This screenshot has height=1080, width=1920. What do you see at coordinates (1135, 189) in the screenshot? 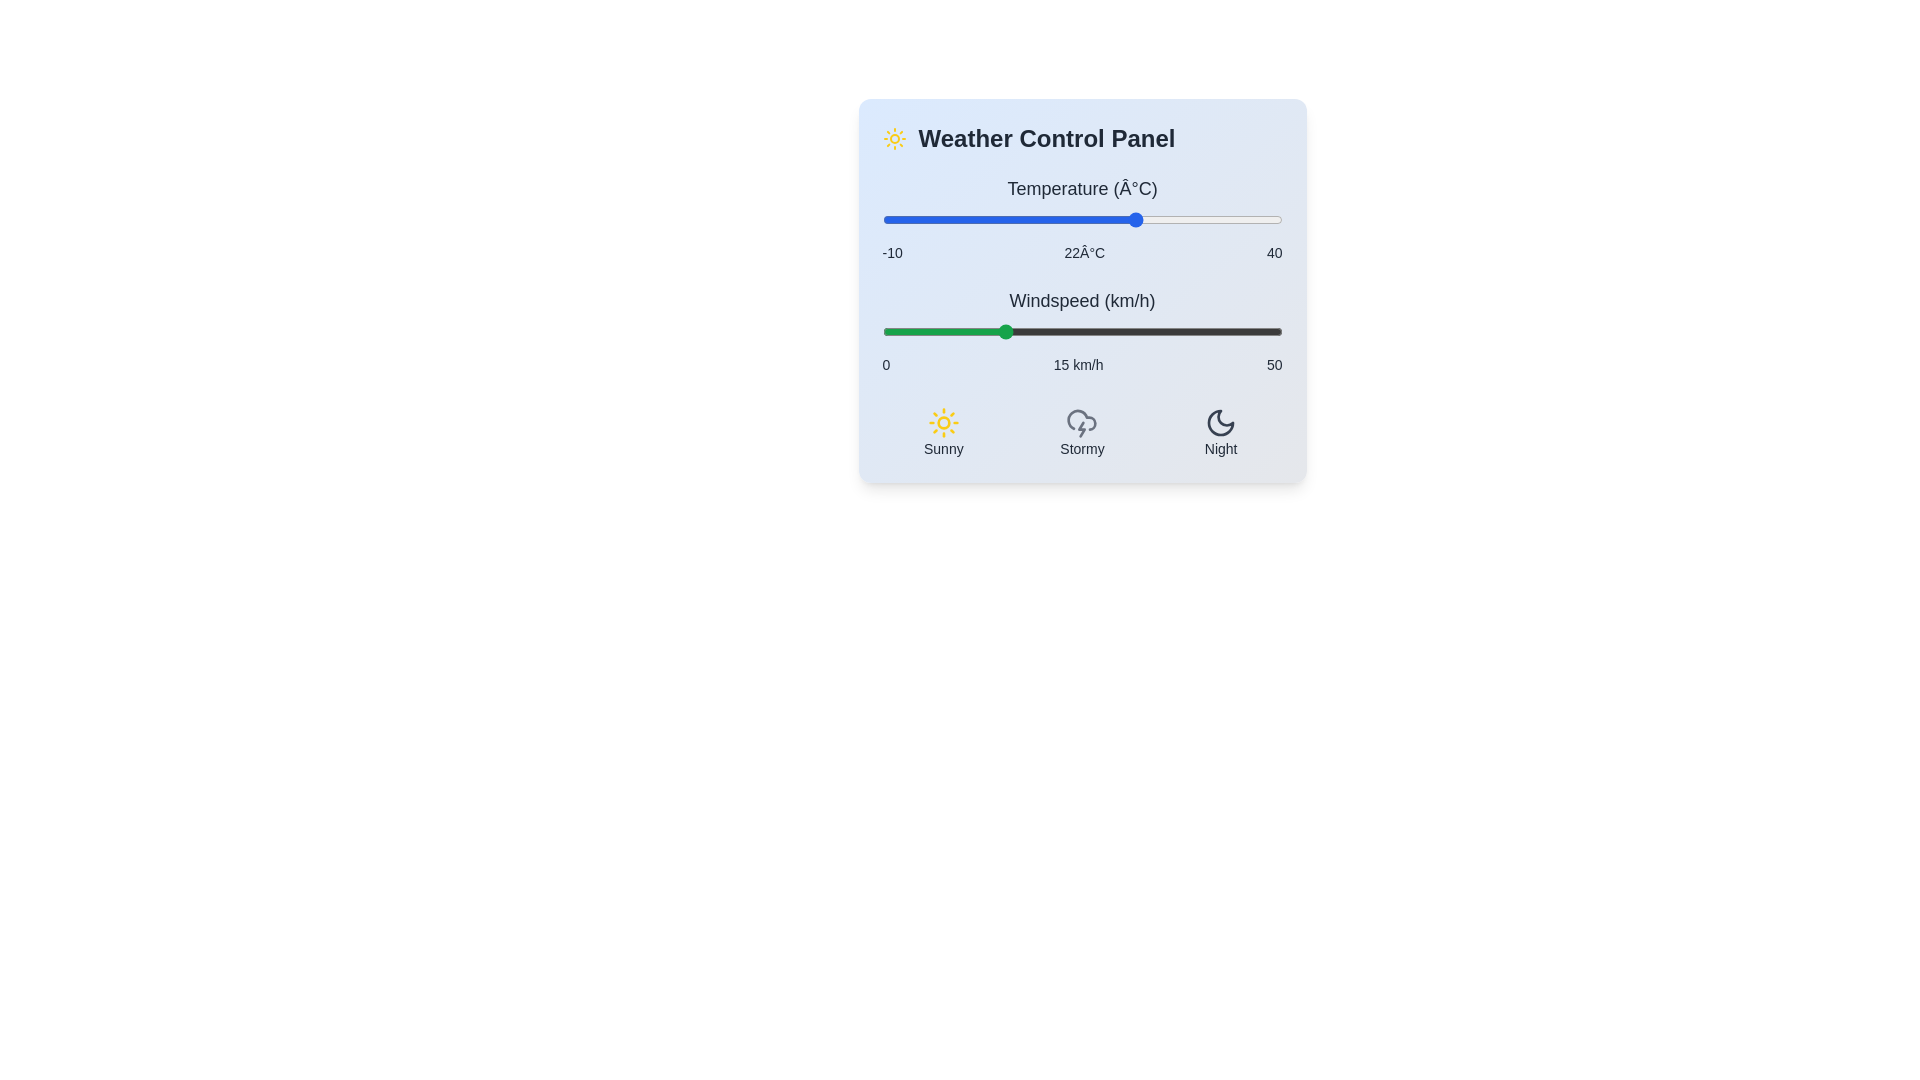
I see `the text label indicating the unit (degrees Celsius) for the temperature settings in the Weather Control Panel, positioned to the right of the 'Temperature' label and inline with the '22' temperature value` at bounding box center [1135, 189].